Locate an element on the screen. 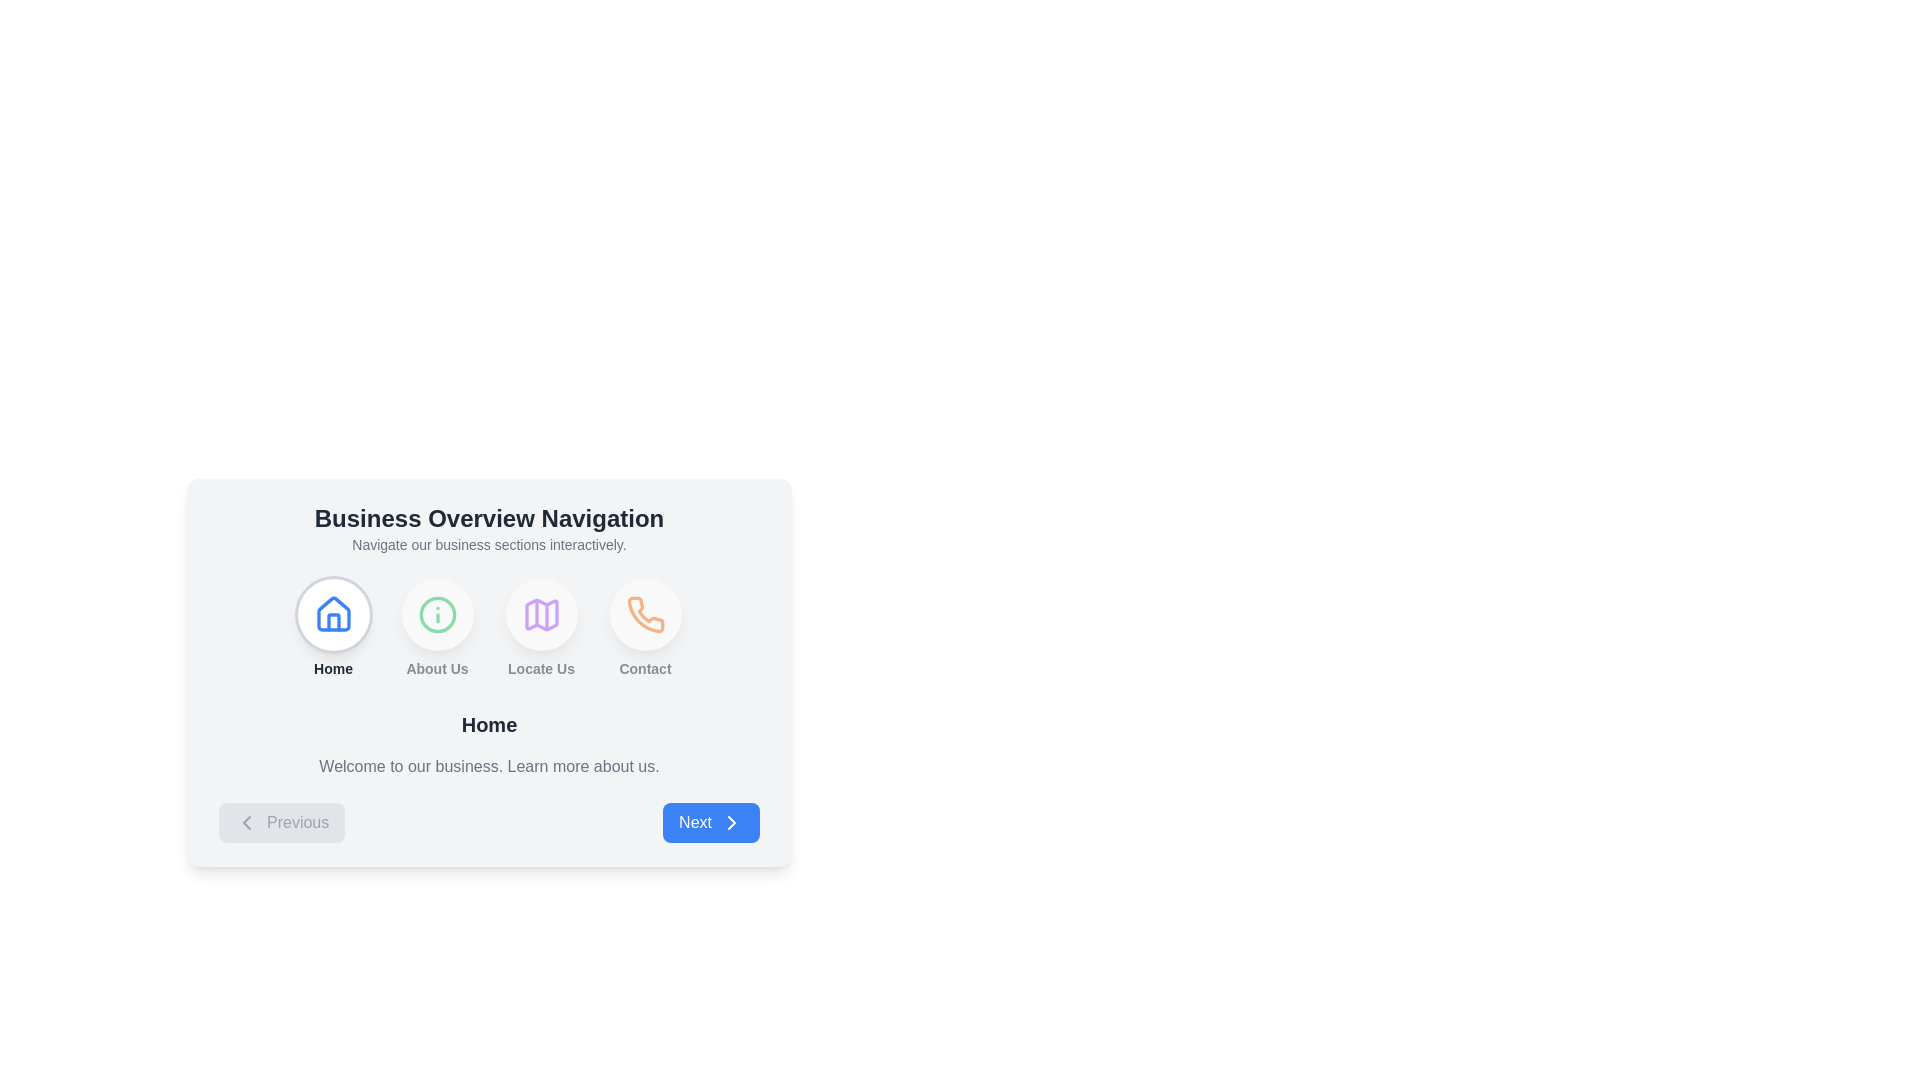 The image size is (1920, 1080). the green circular IconButton with an information symbol is located at coordinates (436, 613).